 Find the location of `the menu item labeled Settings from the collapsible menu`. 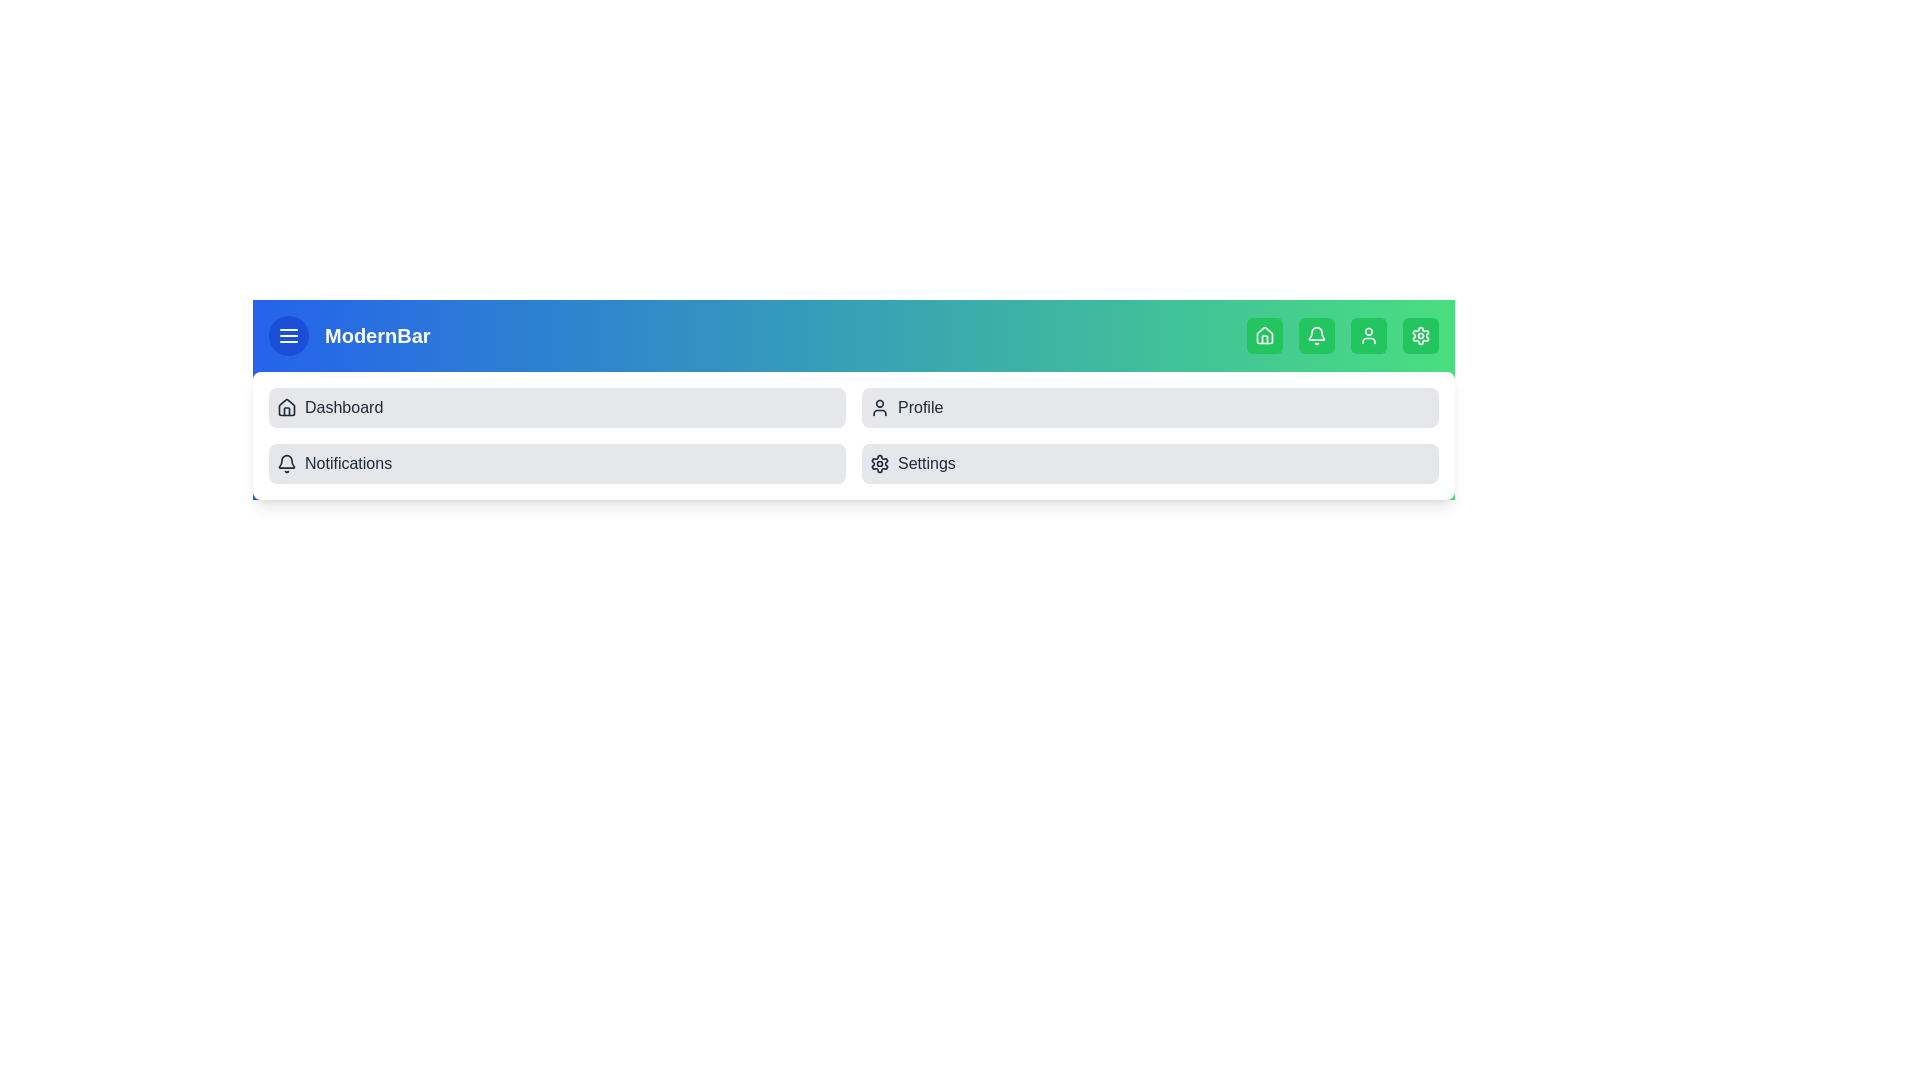

the menu item labeled Settings from the collapsible menu is located at coordinates (1150, 463).